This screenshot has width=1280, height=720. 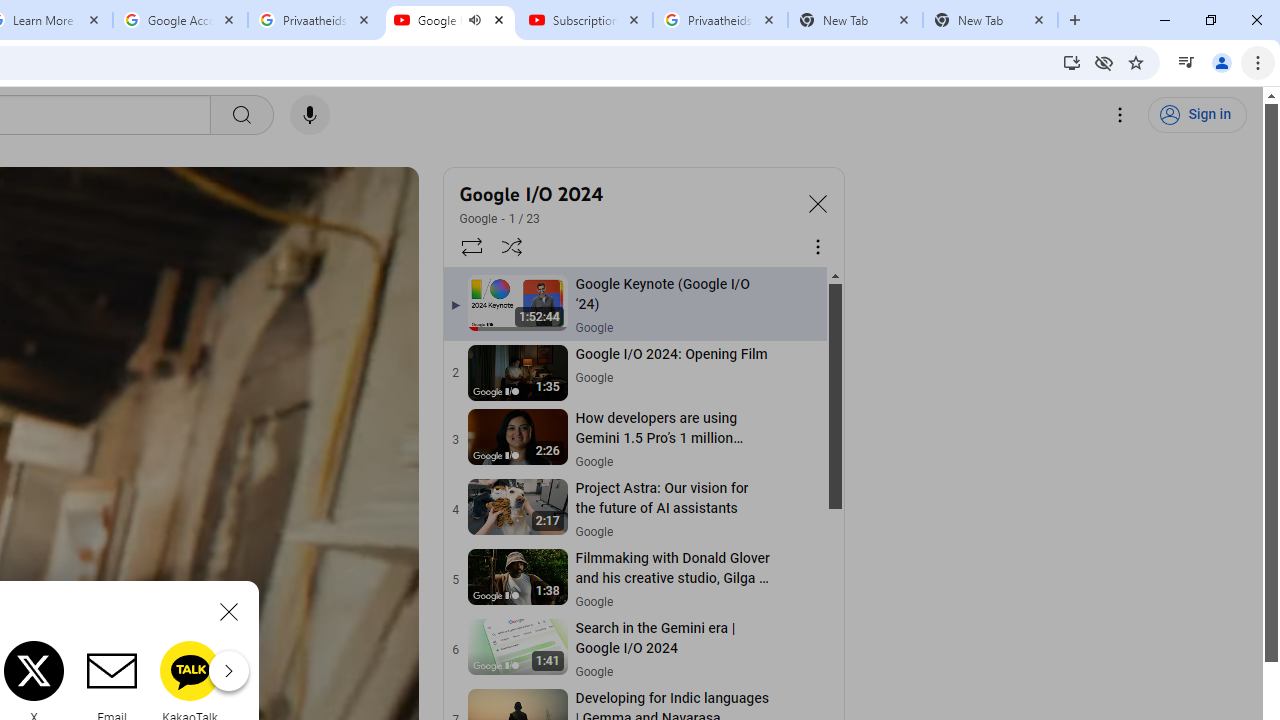 What do you see at coordinates (473, 20) in the screenshot?
I see `'Mute tab'` at bounding box center [473, 20].